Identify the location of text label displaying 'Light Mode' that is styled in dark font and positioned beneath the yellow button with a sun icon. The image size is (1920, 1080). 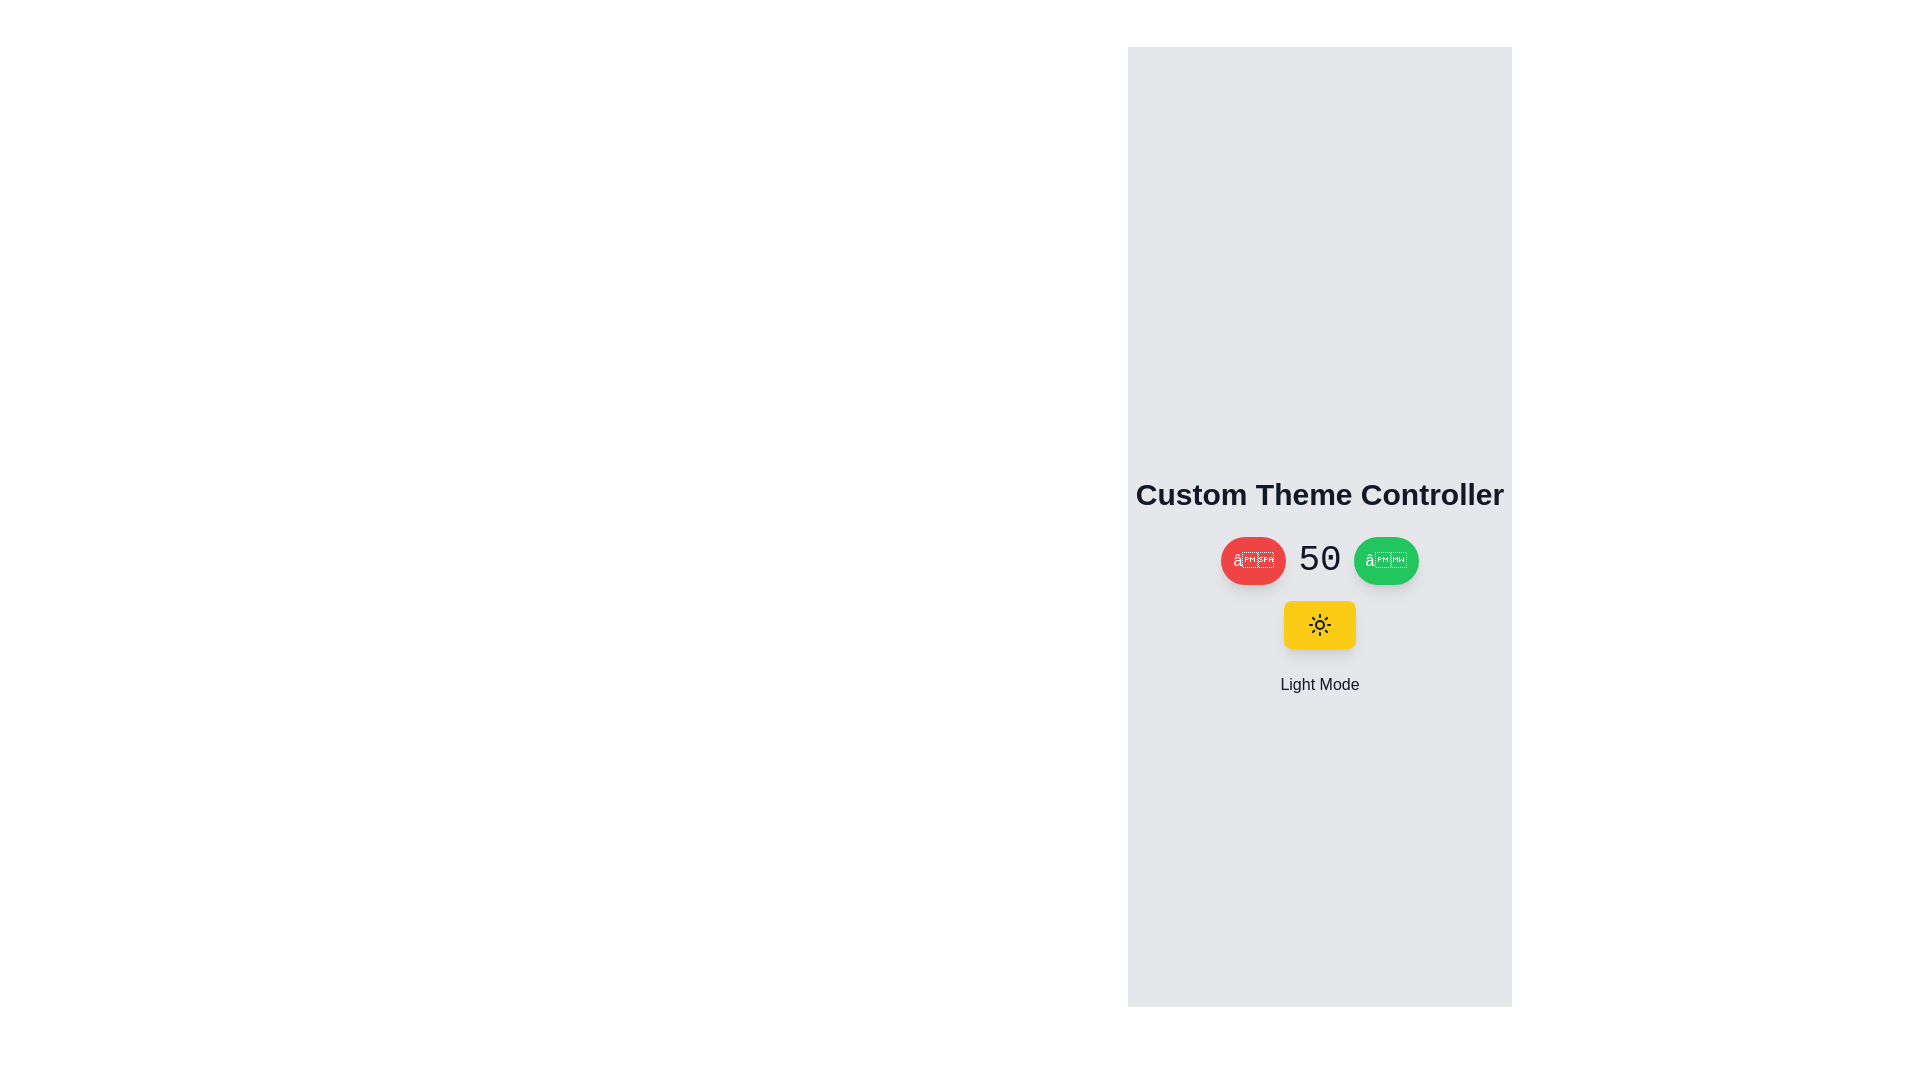
(1320, 684).